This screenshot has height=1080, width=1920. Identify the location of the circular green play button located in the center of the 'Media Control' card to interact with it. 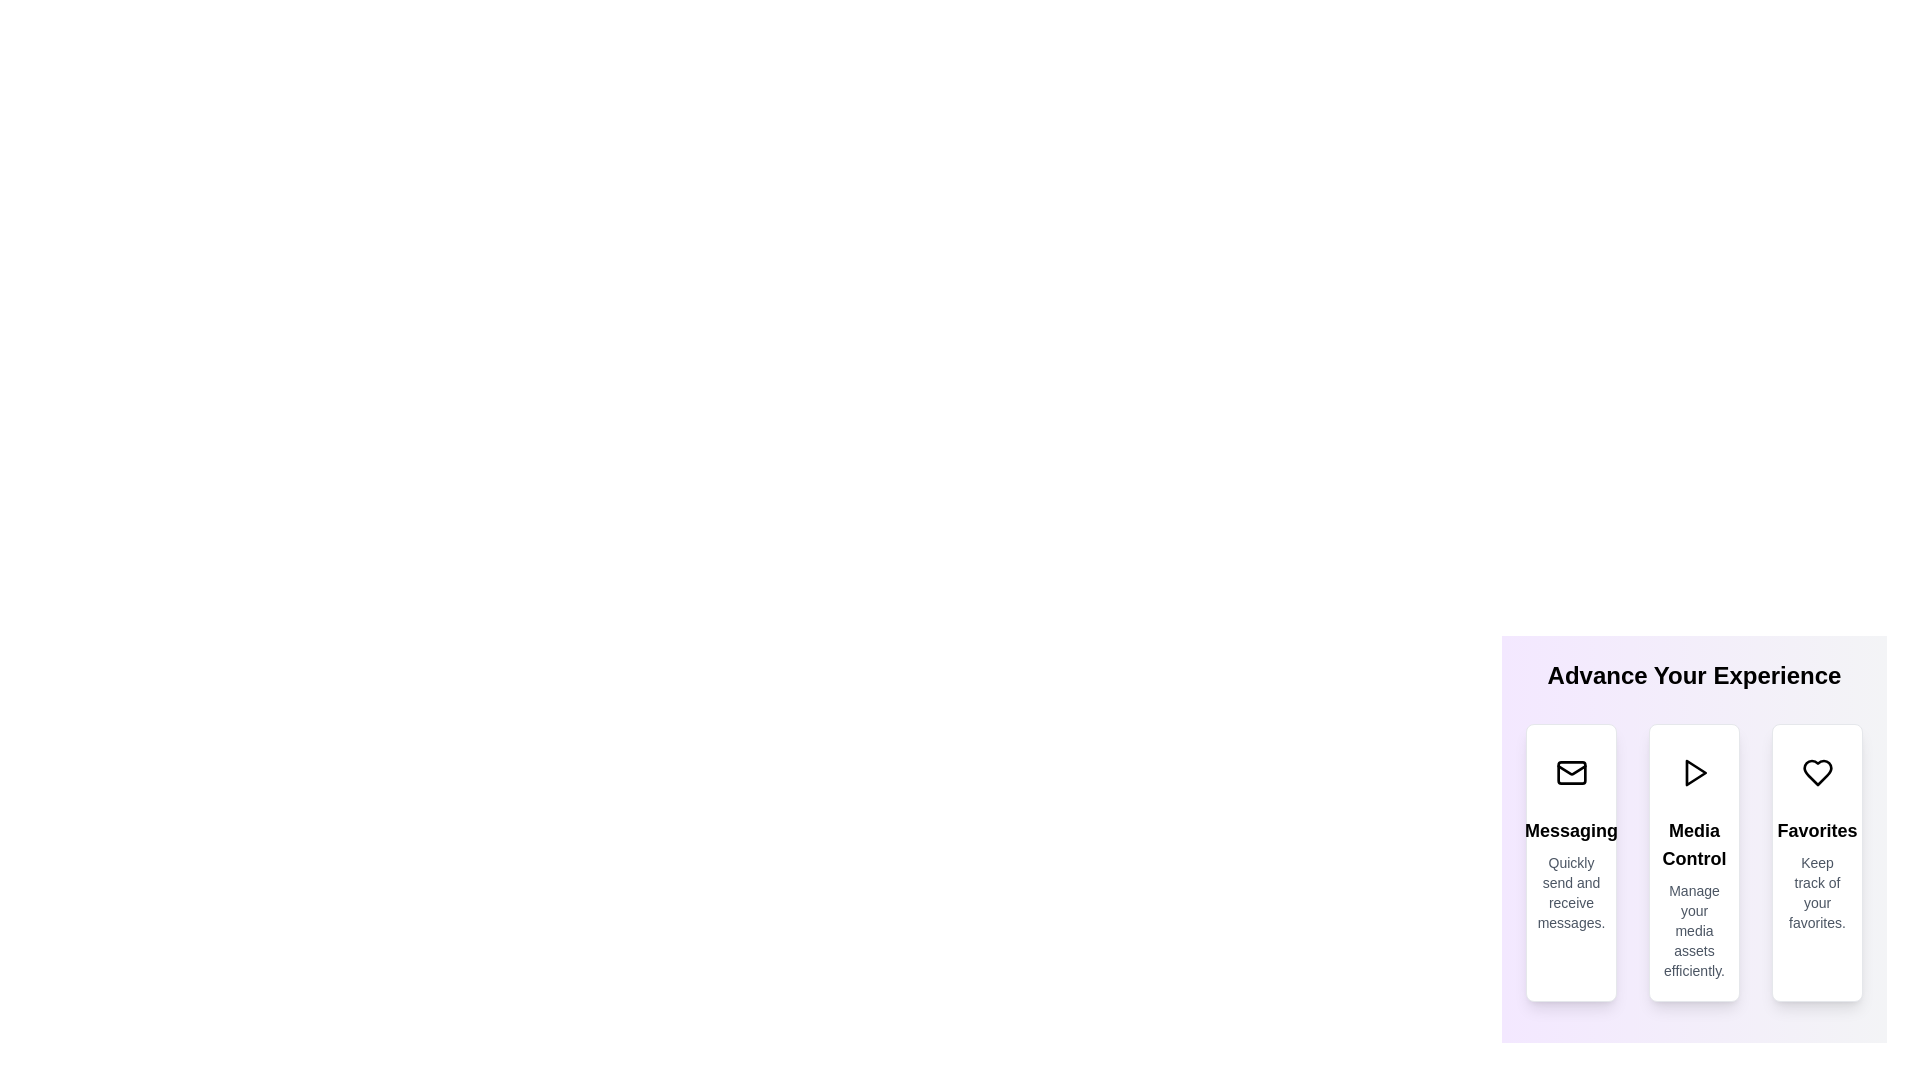
(1693, 771).